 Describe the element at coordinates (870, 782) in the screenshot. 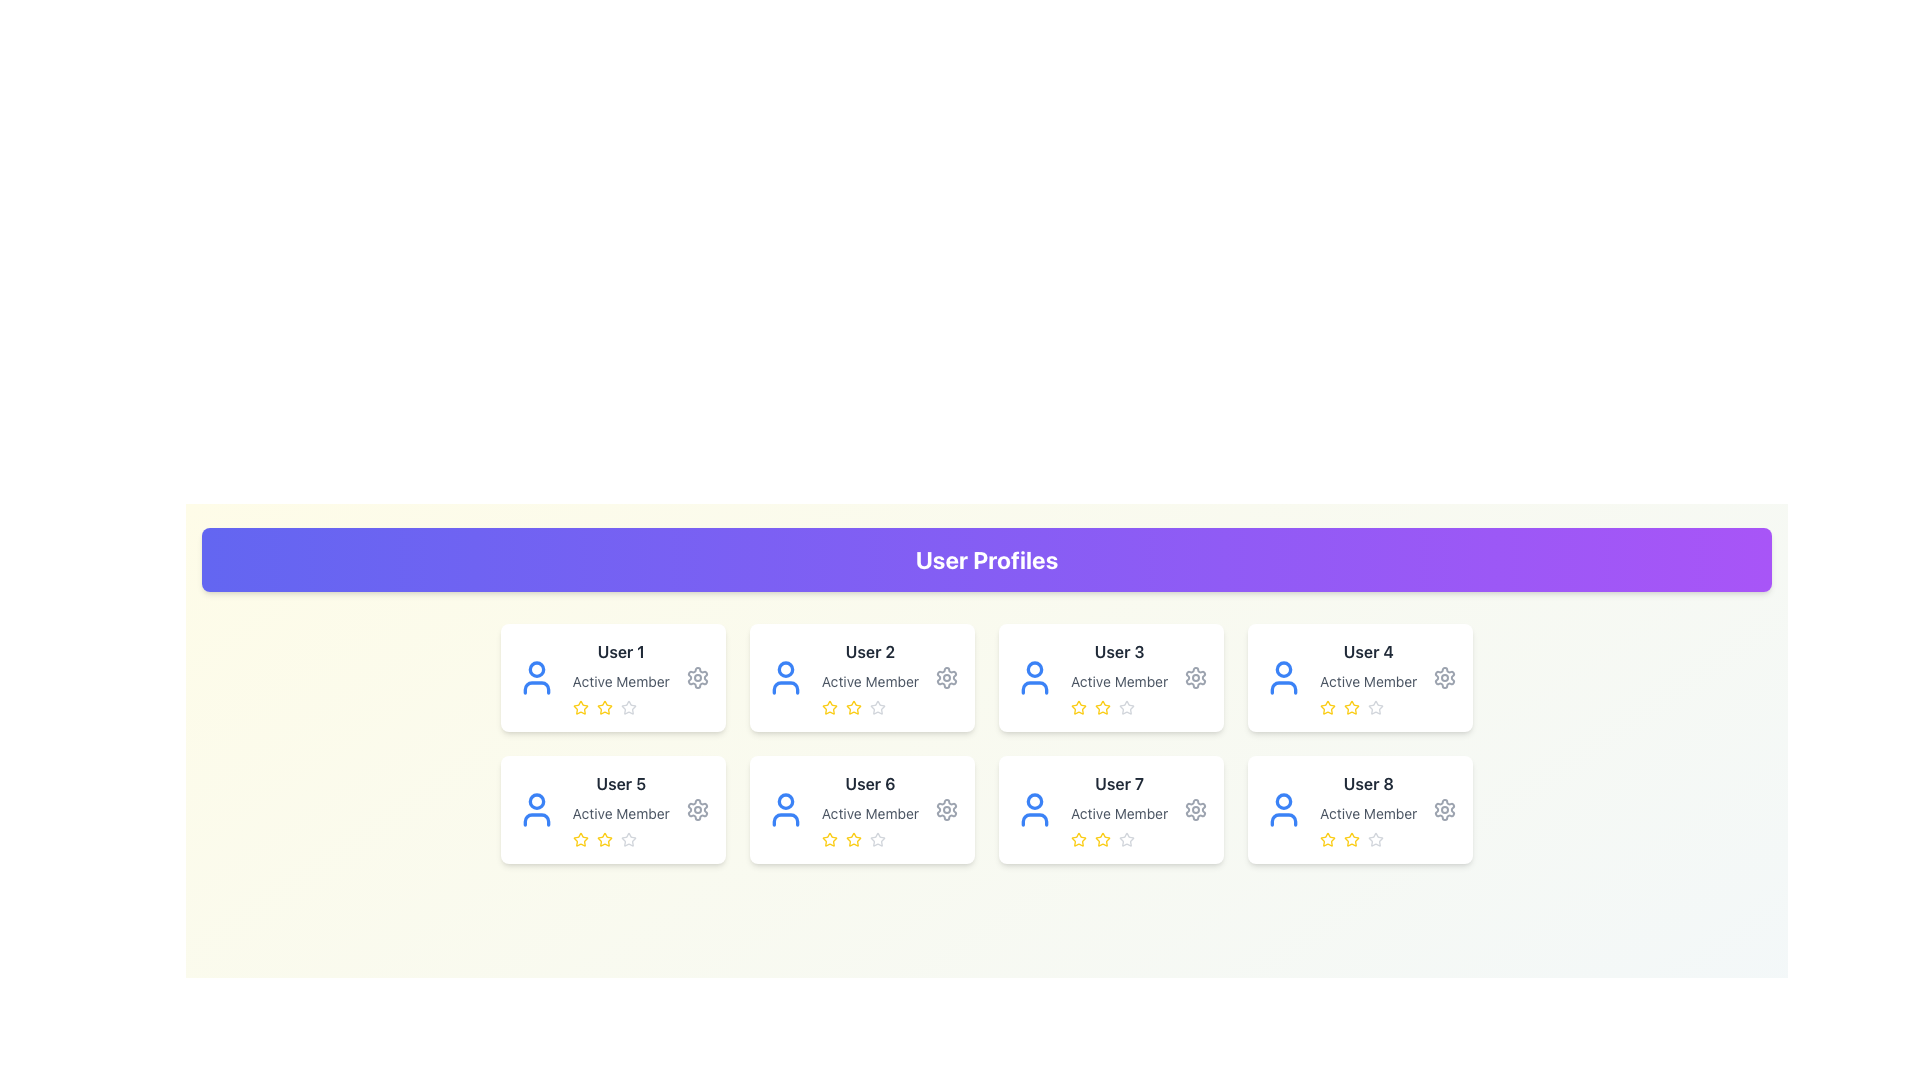

I see `the 'User 6' text label located in the profile card under the 'User Profiles' section` at that location.